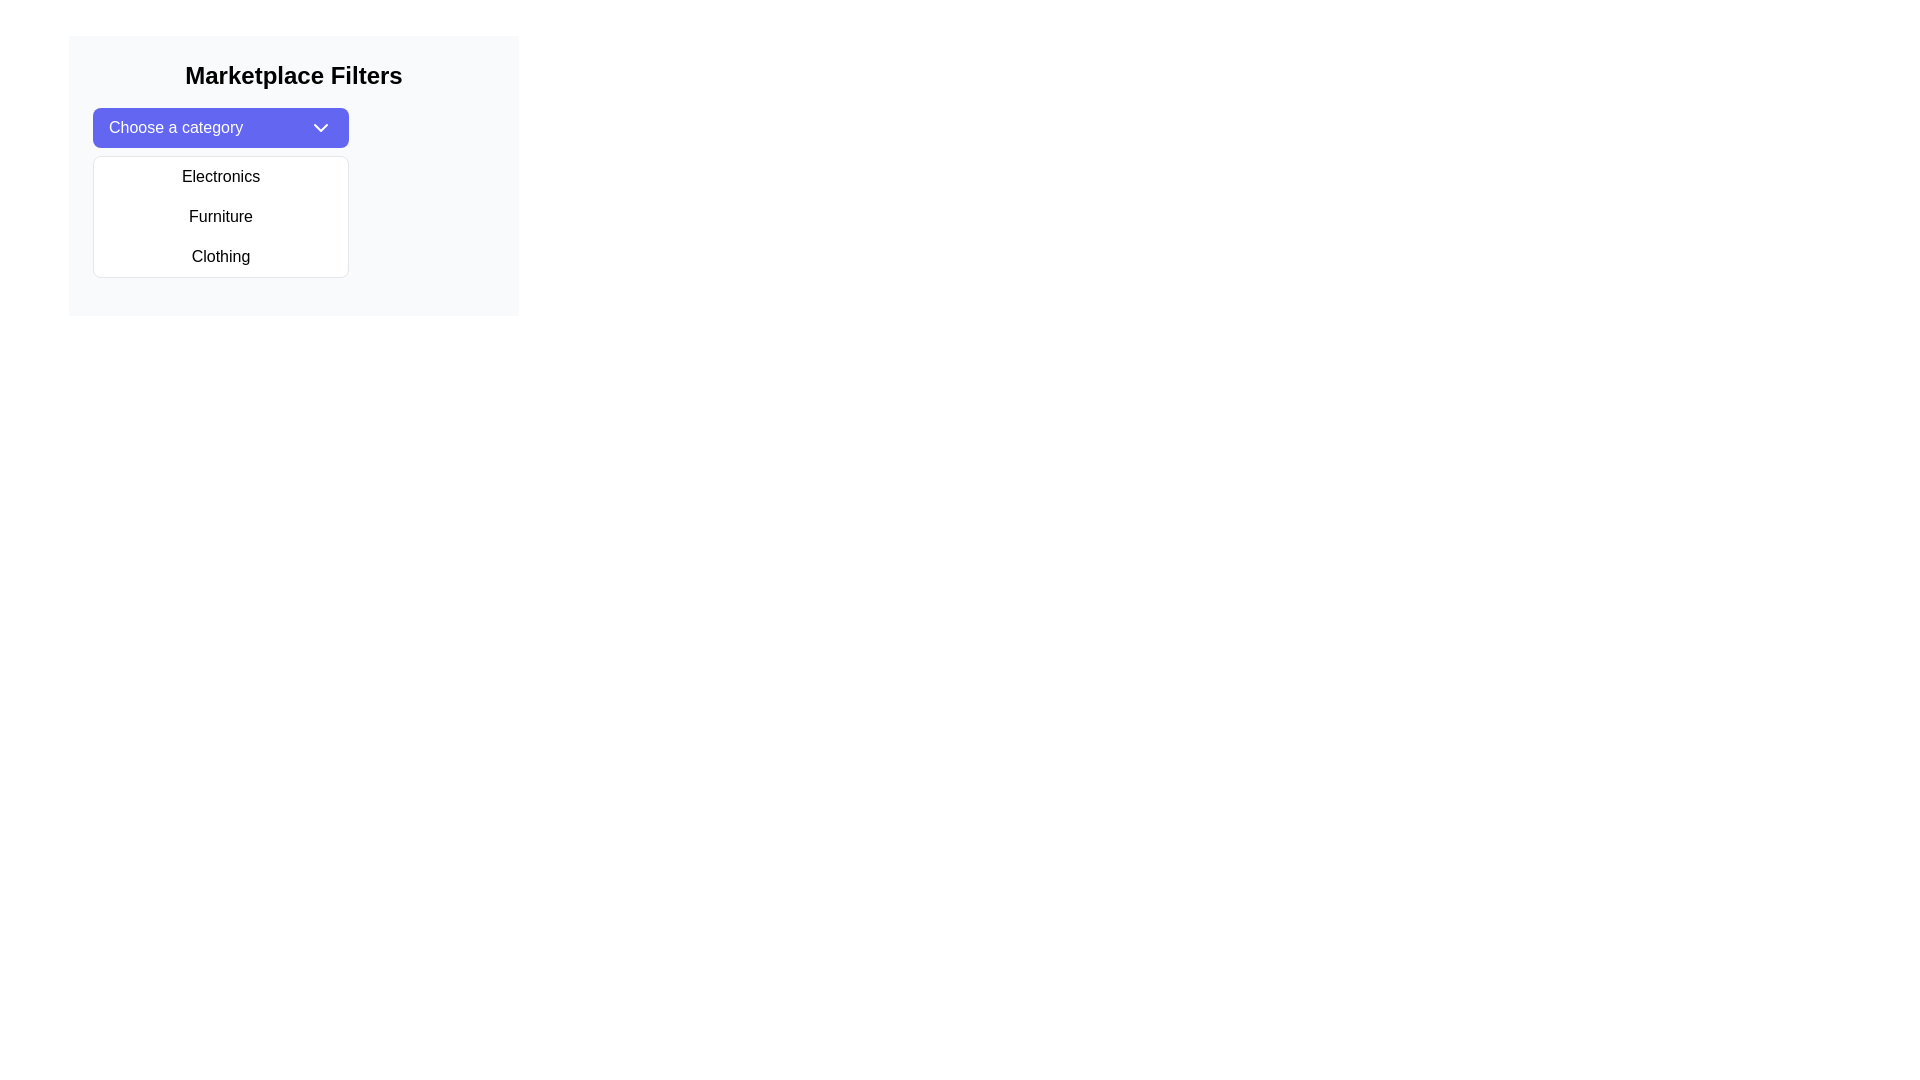  What do you see at coordinates (220, 256) in the screenshot?
I see `the third item in the dropdown menu labeled 'Clothing'` at bounding box center [220, 256].